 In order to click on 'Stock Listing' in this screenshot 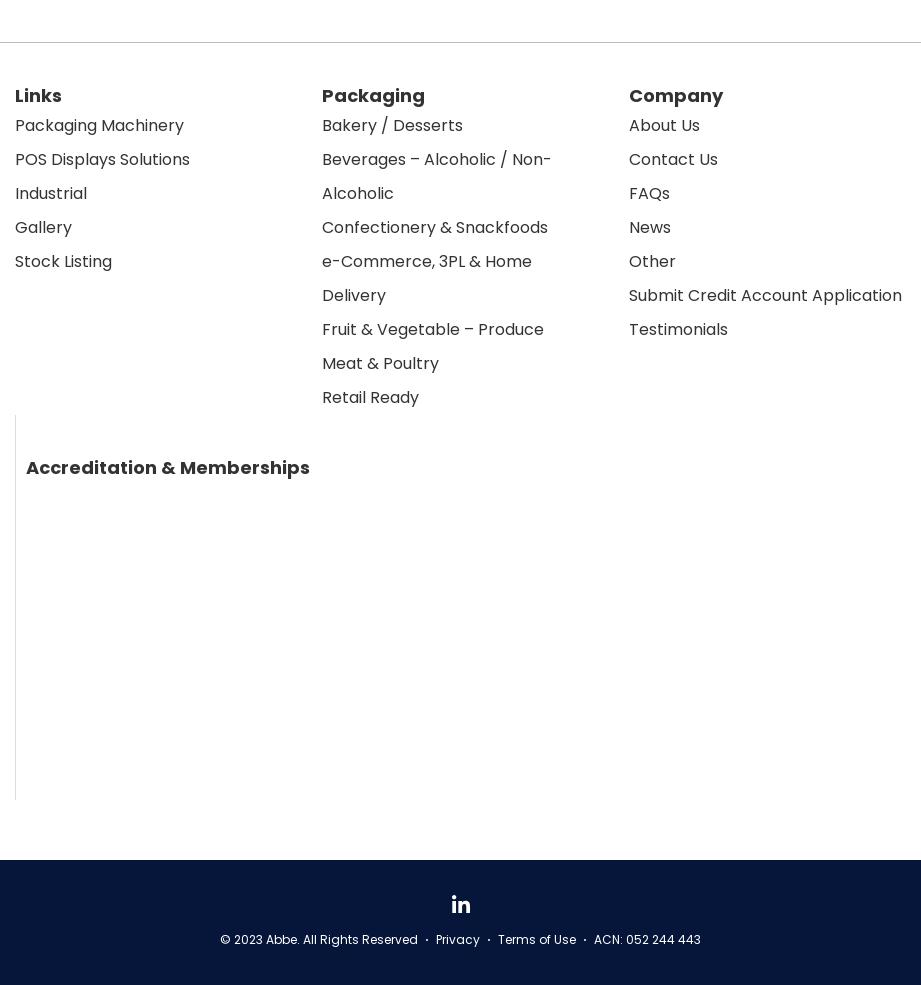, I will do `click(63, 259)`.